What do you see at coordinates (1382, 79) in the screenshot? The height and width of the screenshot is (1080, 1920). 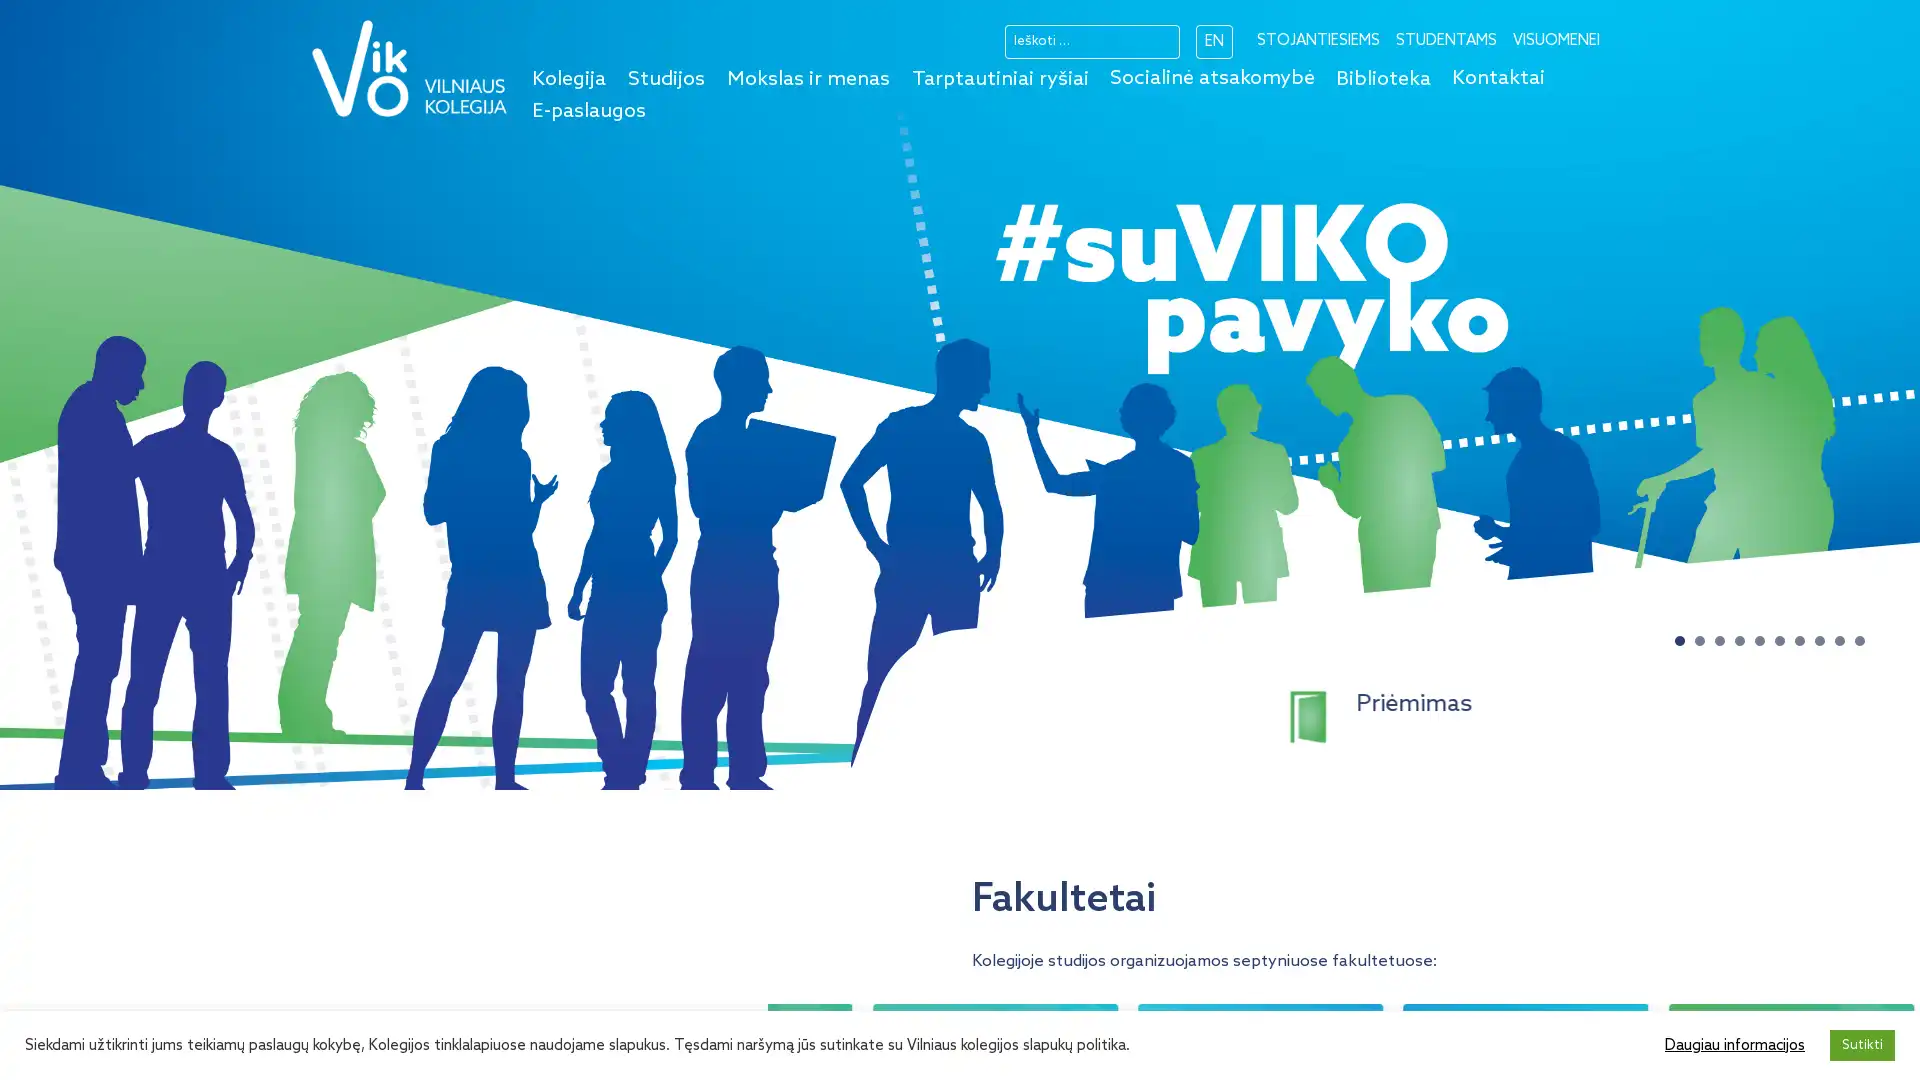 I see `Biblioteka` at bounding box center [1382, 79].